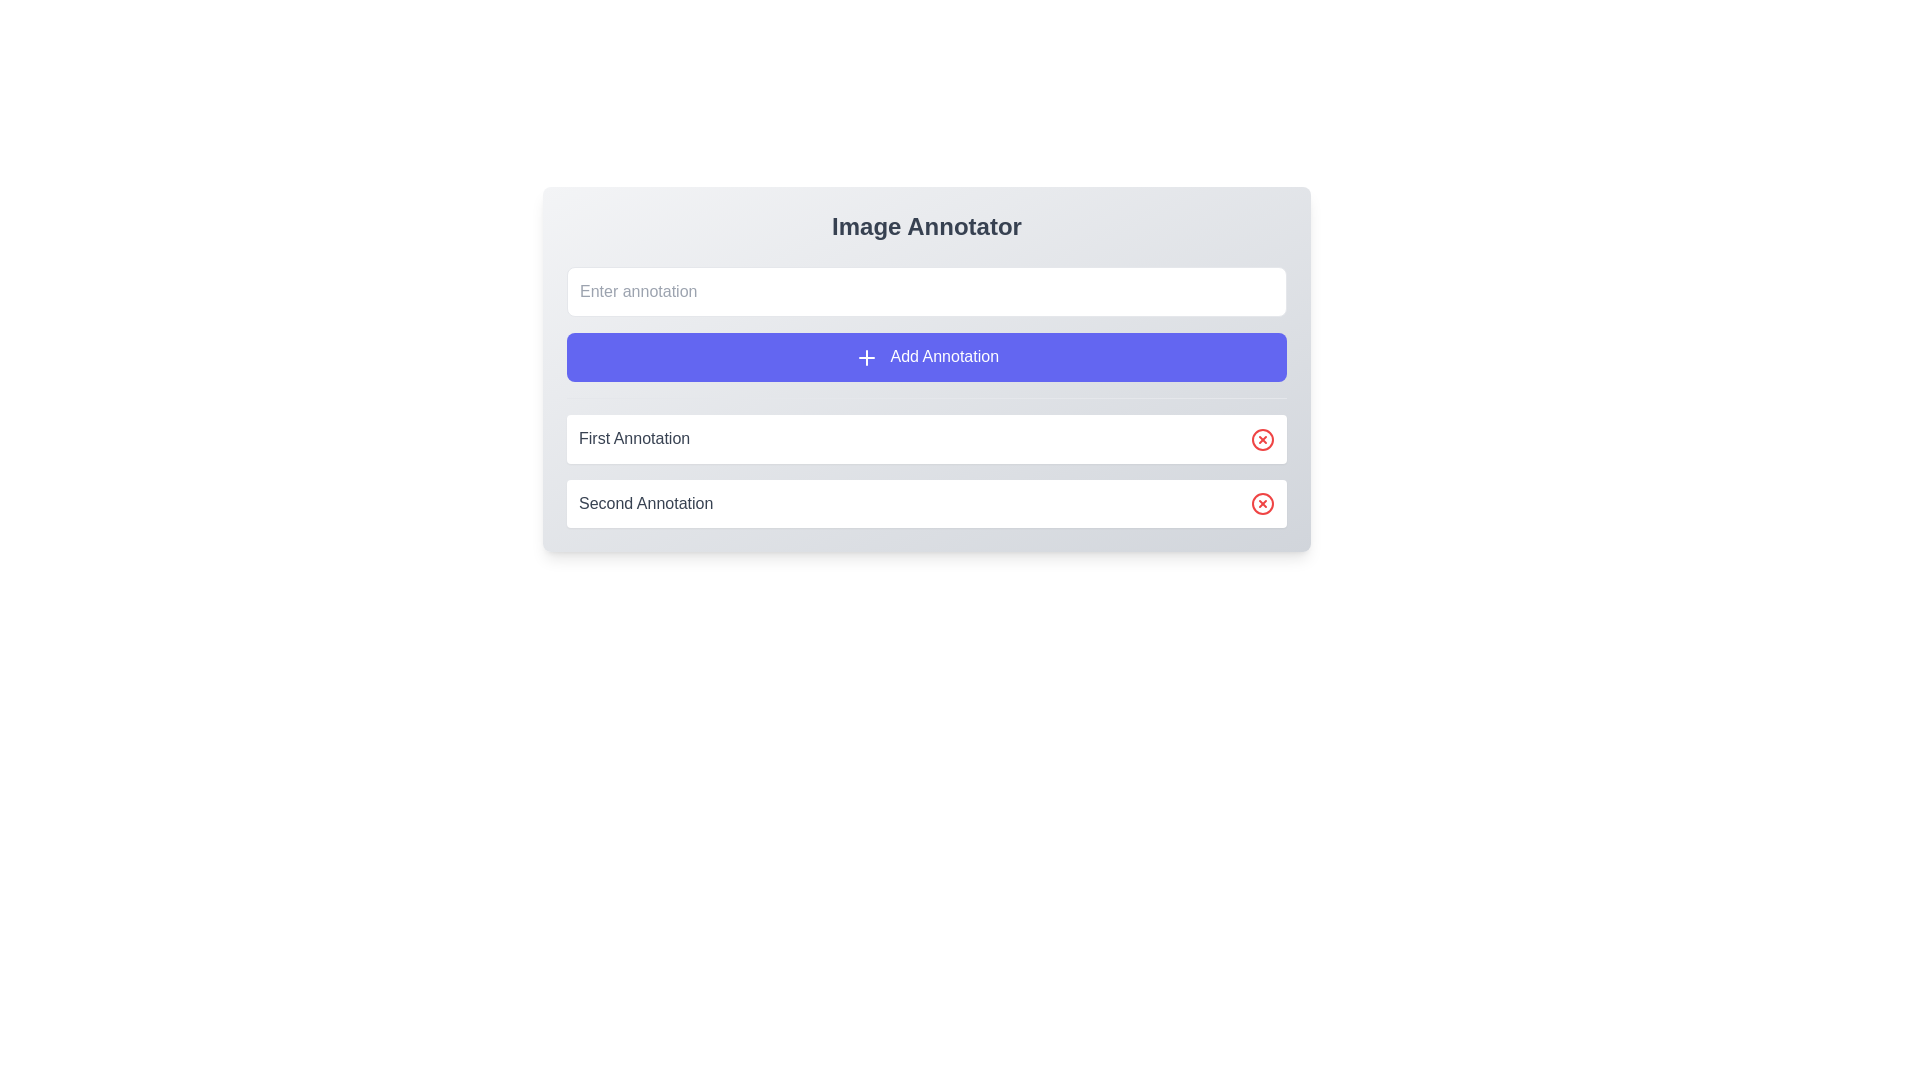 This screenshot has height=1080, width=1920. I want to click on the 'Add Annotation' button which has a vibrant blue background and white text with a '+' icon, so click(925, 356).